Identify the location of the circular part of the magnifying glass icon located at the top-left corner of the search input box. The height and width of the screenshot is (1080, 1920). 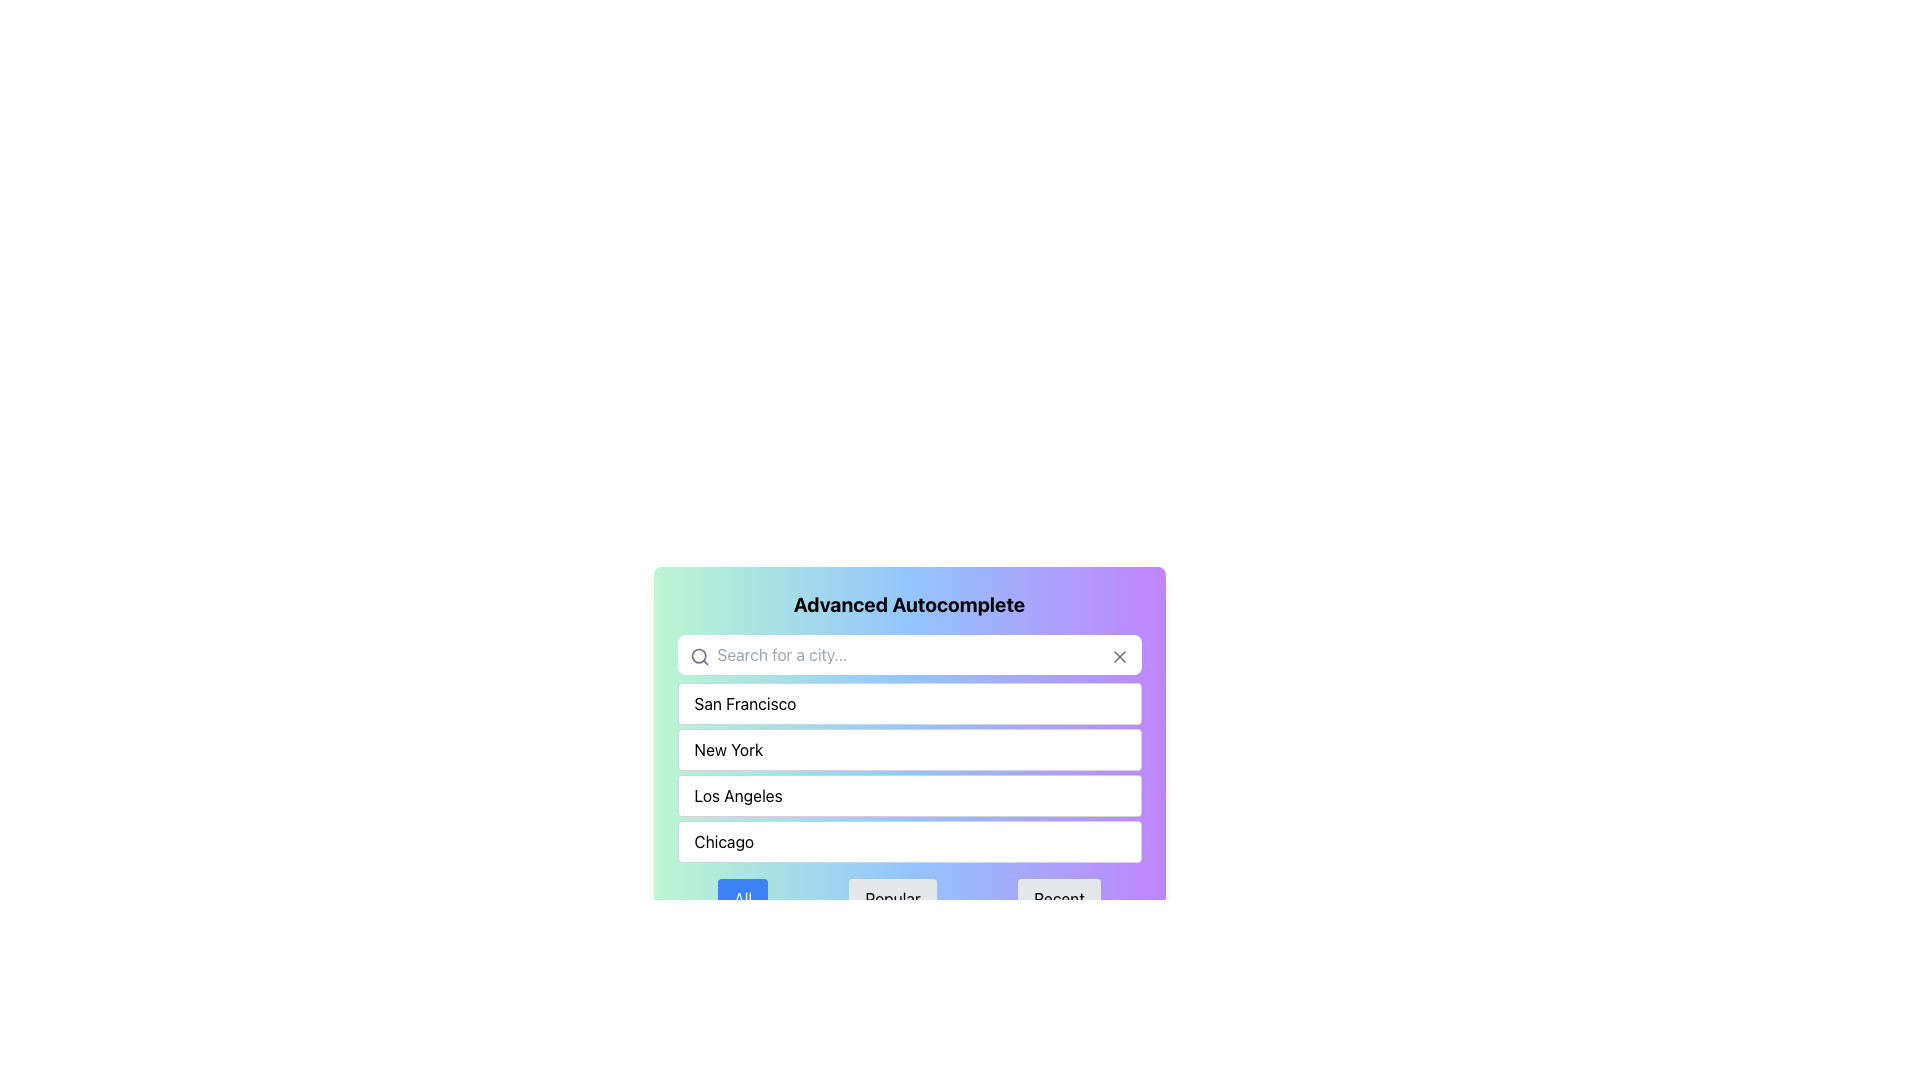
(698, 656).